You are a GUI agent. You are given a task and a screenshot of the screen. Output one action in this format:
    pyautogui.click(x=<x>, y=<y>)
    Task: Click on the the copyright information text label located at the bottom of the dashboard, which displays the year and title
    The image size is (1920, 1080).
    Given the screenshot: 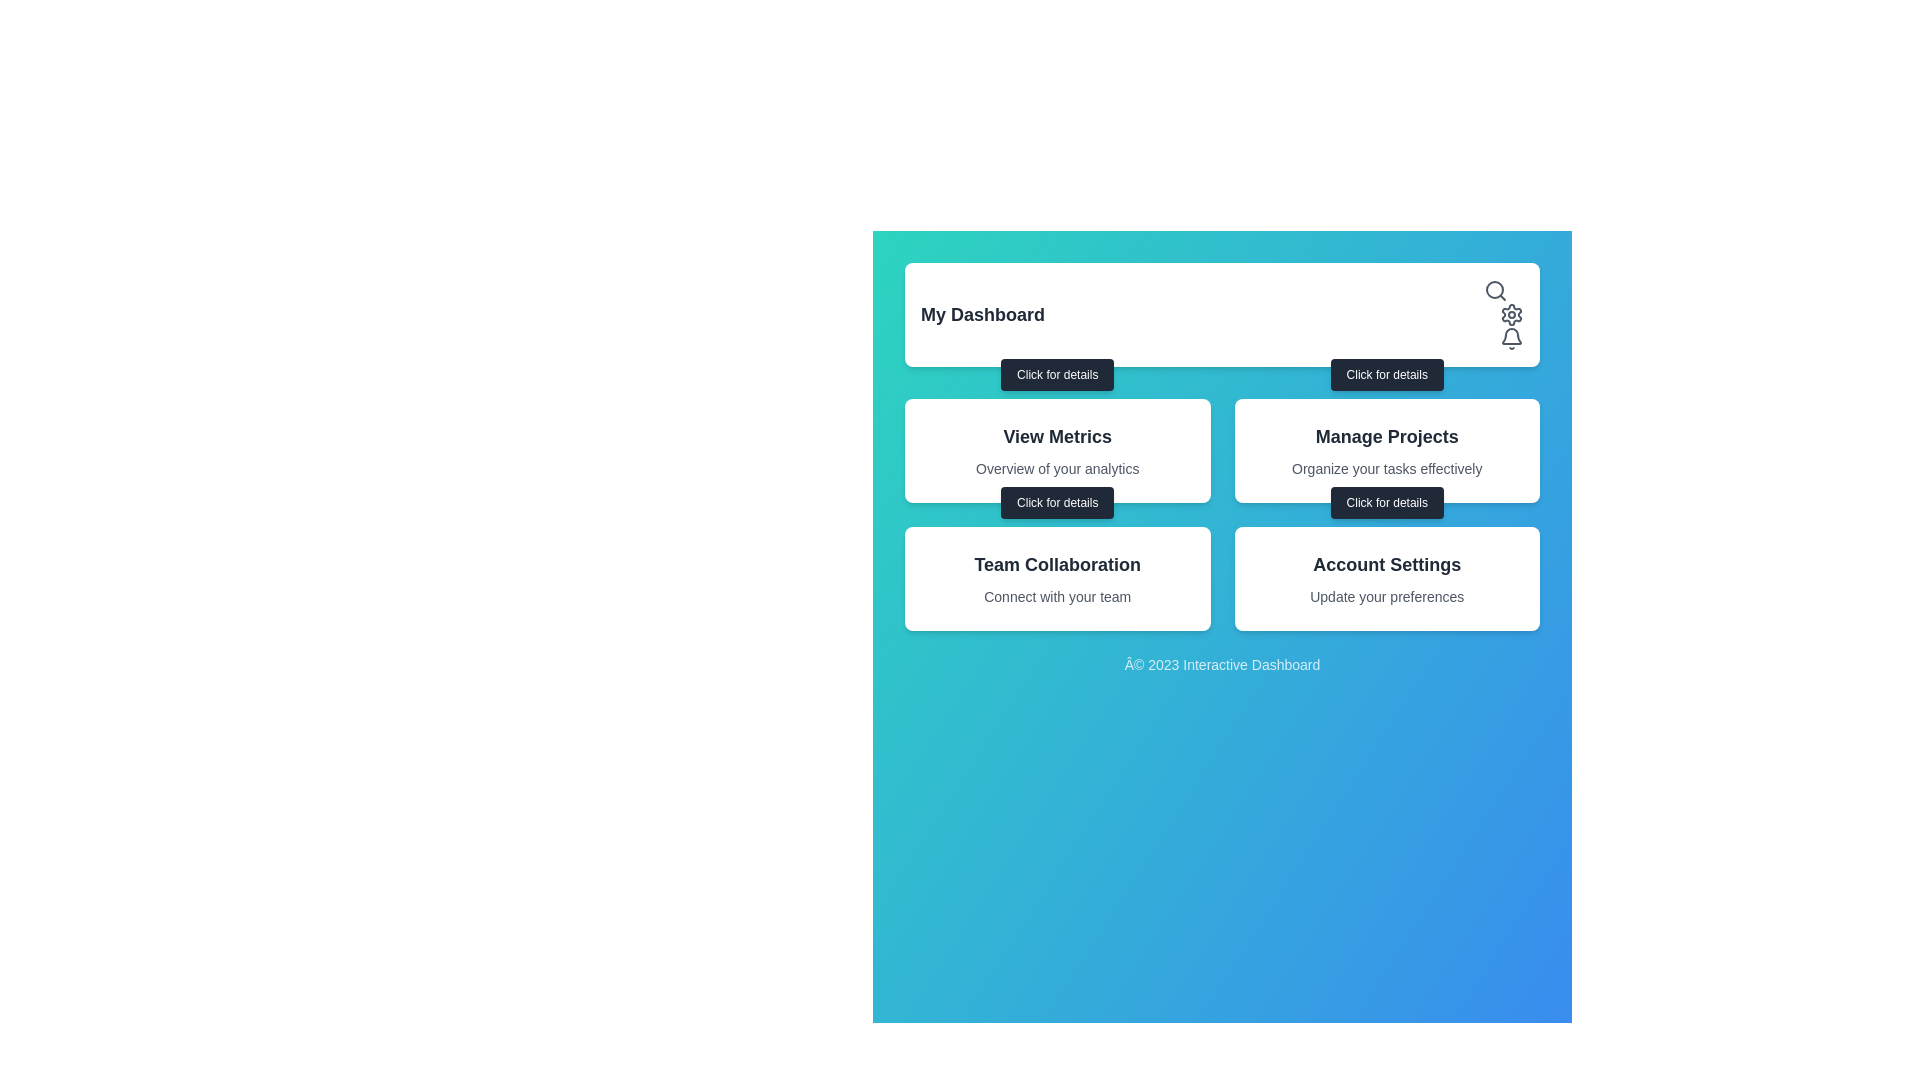 What is the action you would take?
    pyautogui.click(x=1221, y=664)
    